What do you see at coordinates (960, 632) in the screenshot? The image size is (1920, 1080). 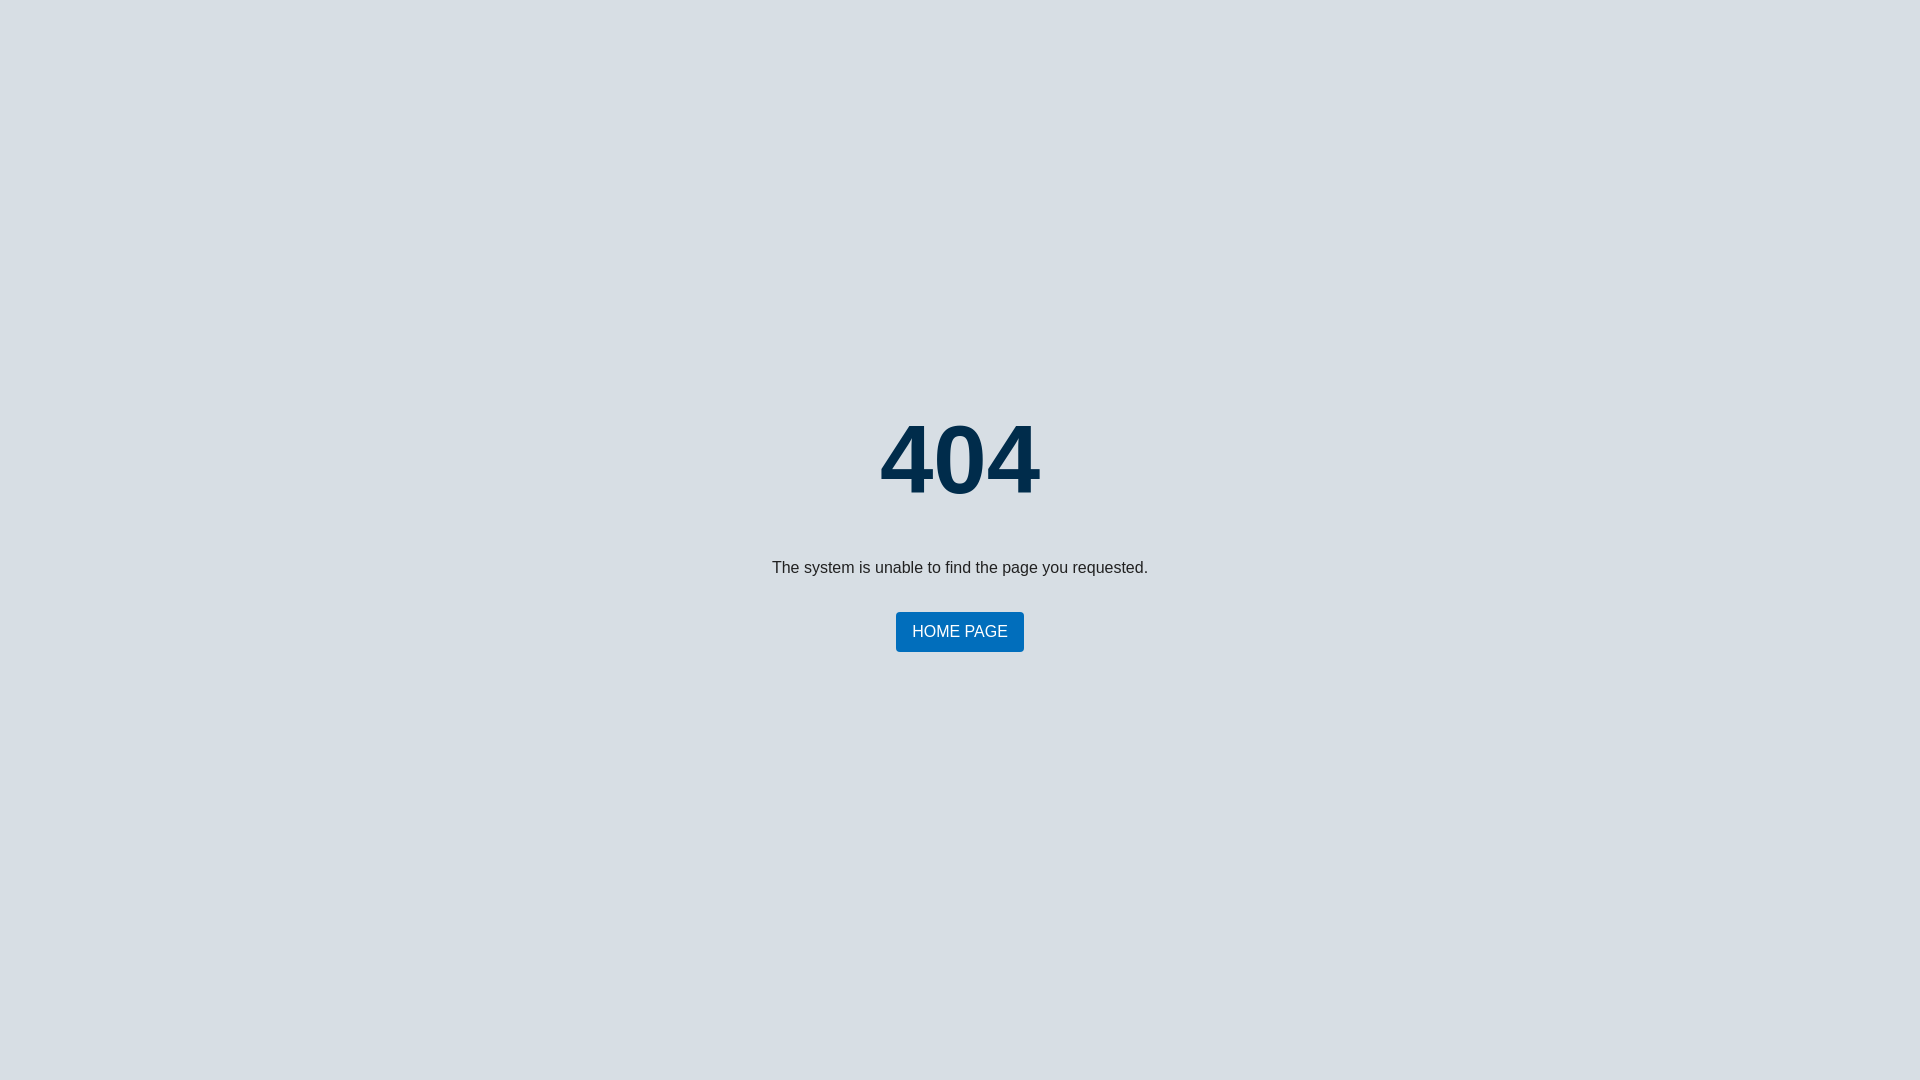 I see `'HOME PAGE'` at bounding box center [960, 632].